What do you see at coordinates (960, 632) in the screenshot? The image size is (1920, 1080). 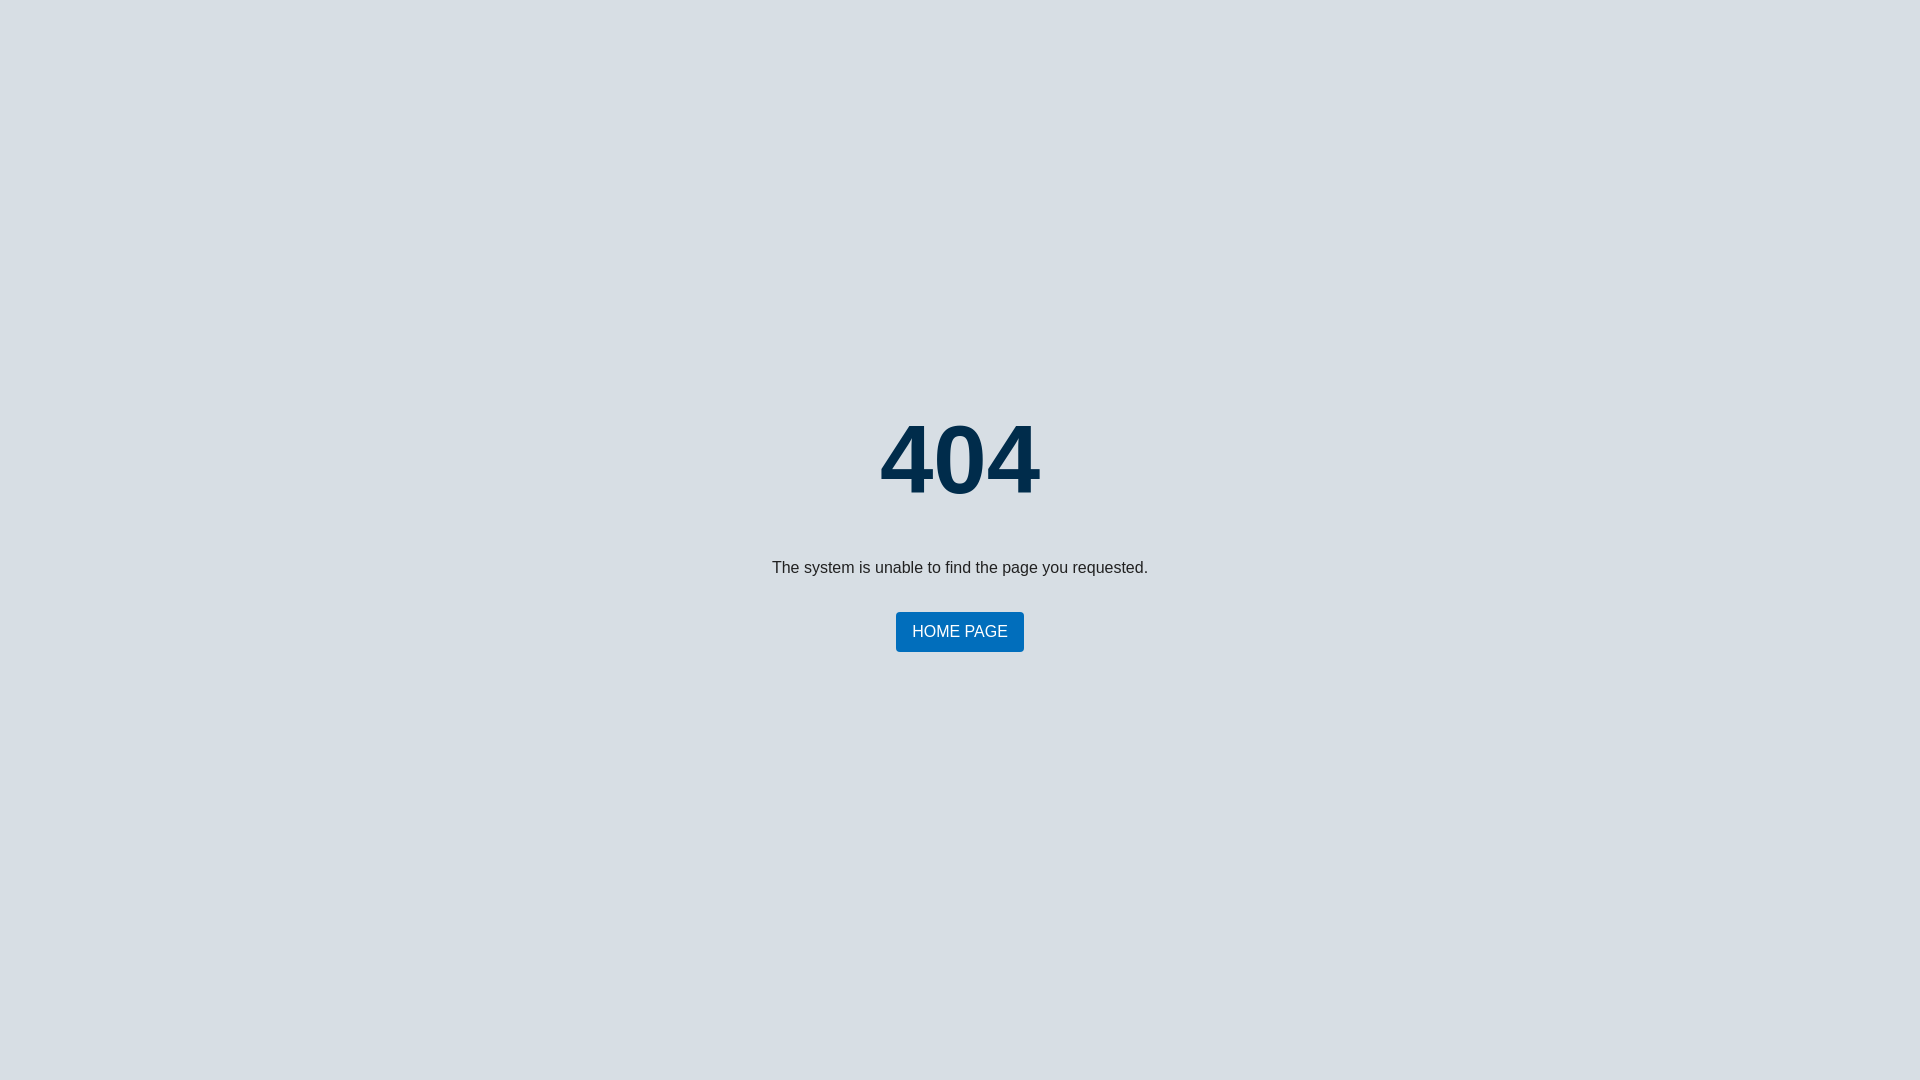 I see `'HOME PAGE'` at bounding box center [960, 632].